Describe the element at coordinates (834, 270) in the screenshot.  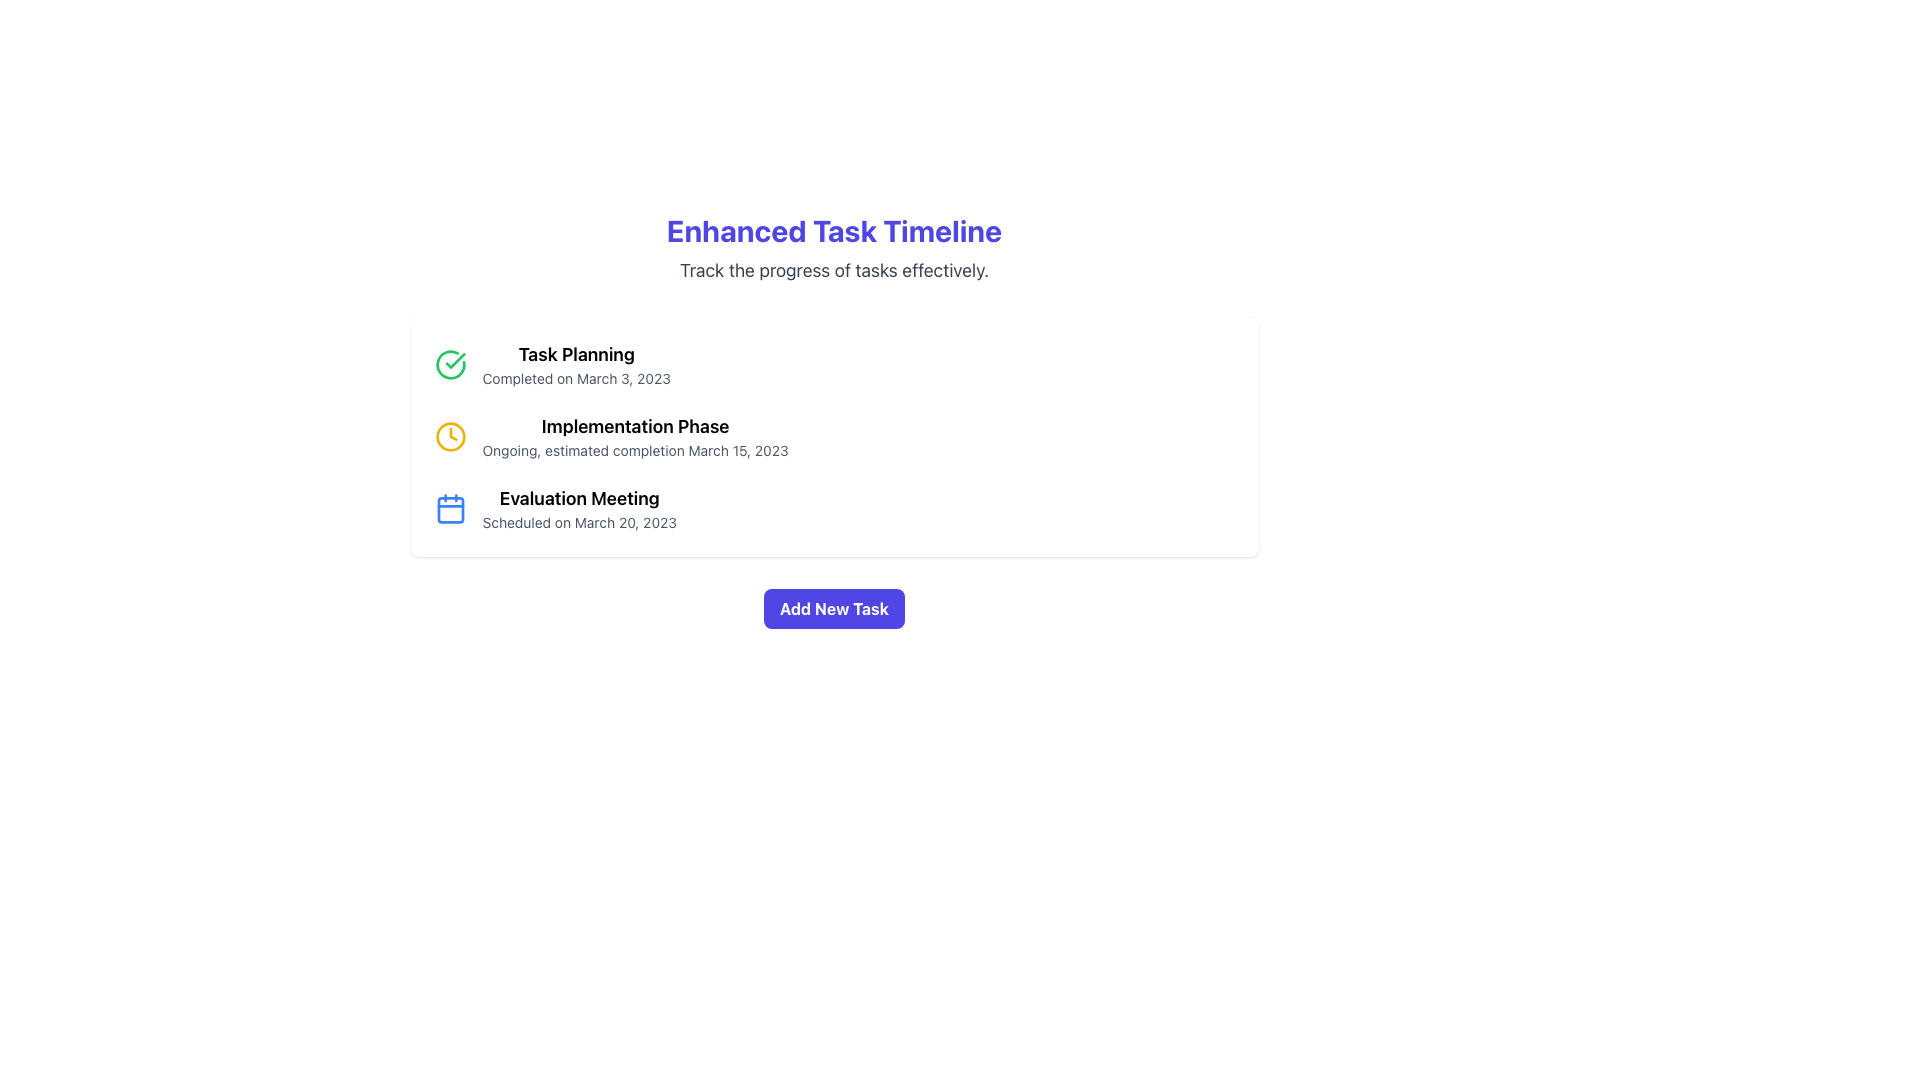
I see `the text element that reads 'Track the progress of tasks effectively.' which is styled in subtle gray color and positioned below the headline 'Enhanced Task Timeline'` at that location.